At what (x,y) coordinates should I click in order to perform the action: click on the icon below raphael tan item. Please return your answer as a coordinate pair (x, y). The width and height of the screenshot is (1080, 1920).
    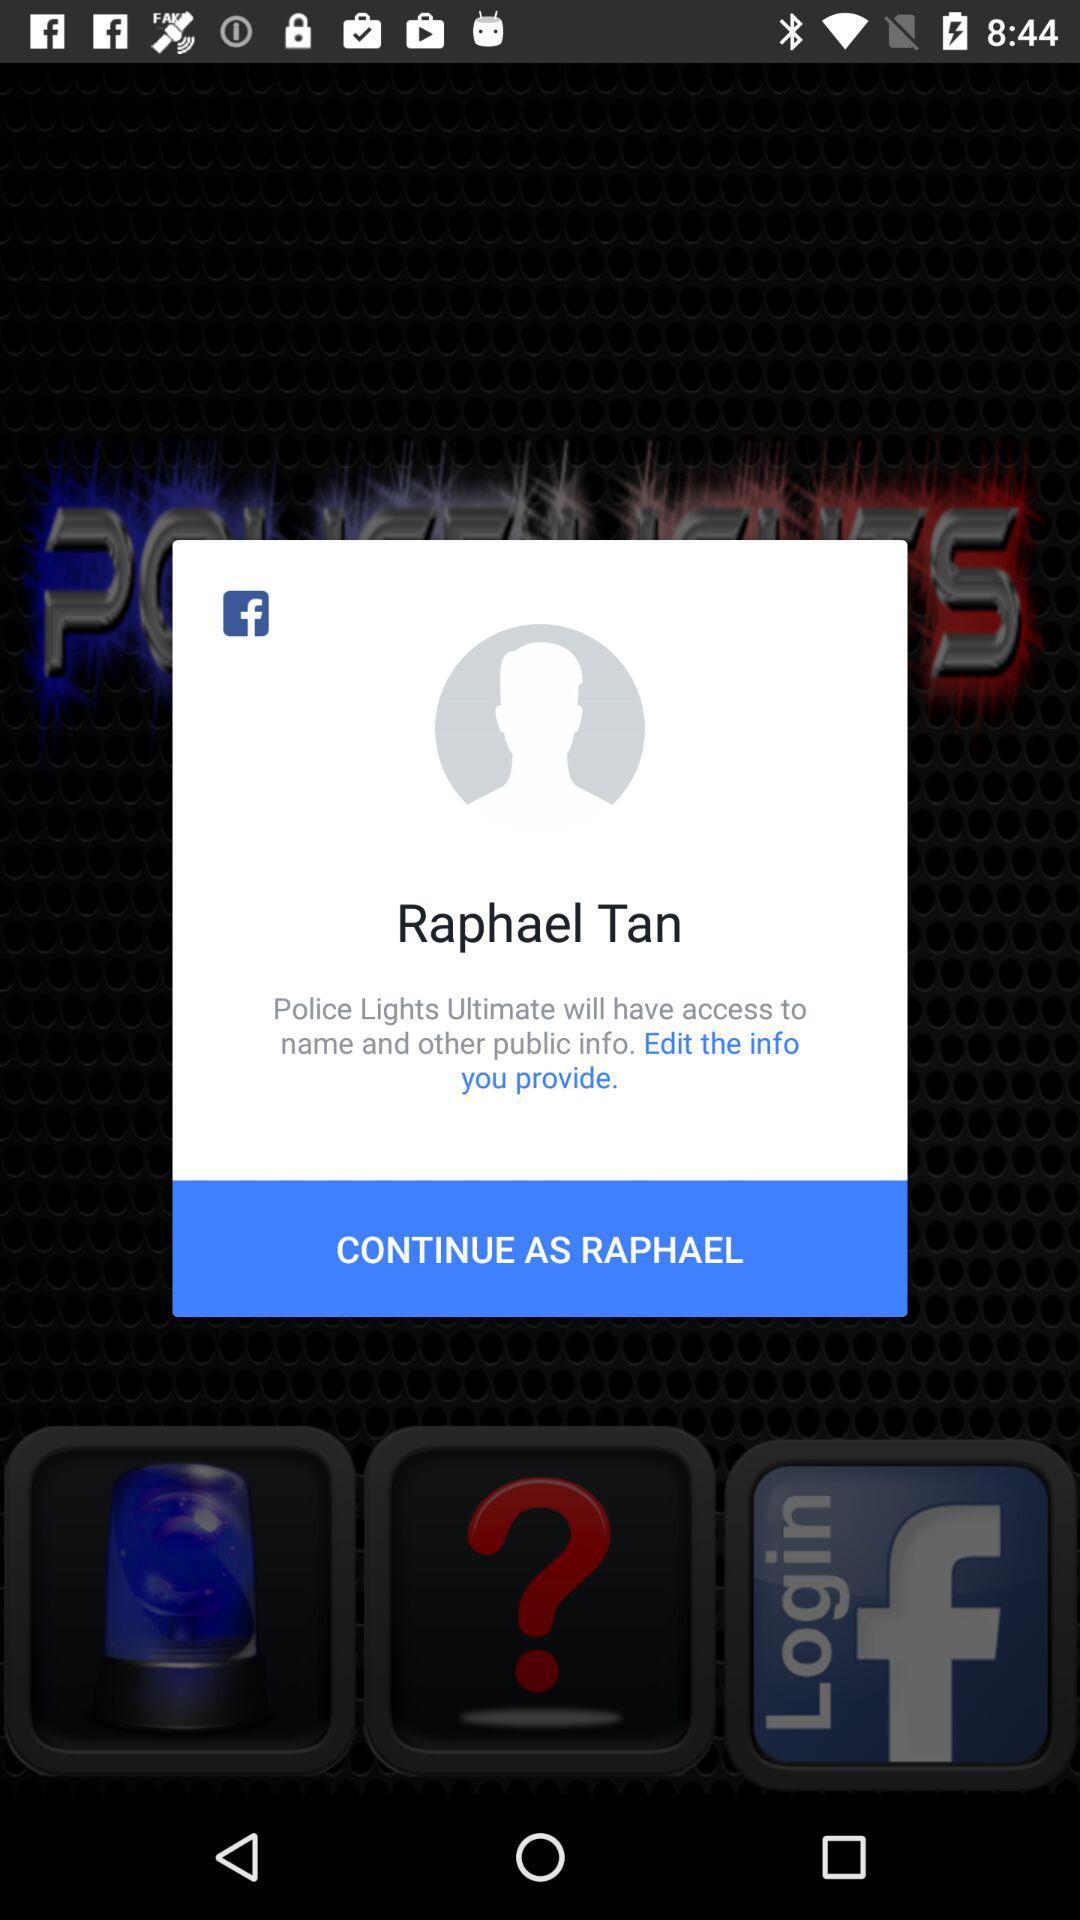
    Looking at the image, I should click on (540, 1041).